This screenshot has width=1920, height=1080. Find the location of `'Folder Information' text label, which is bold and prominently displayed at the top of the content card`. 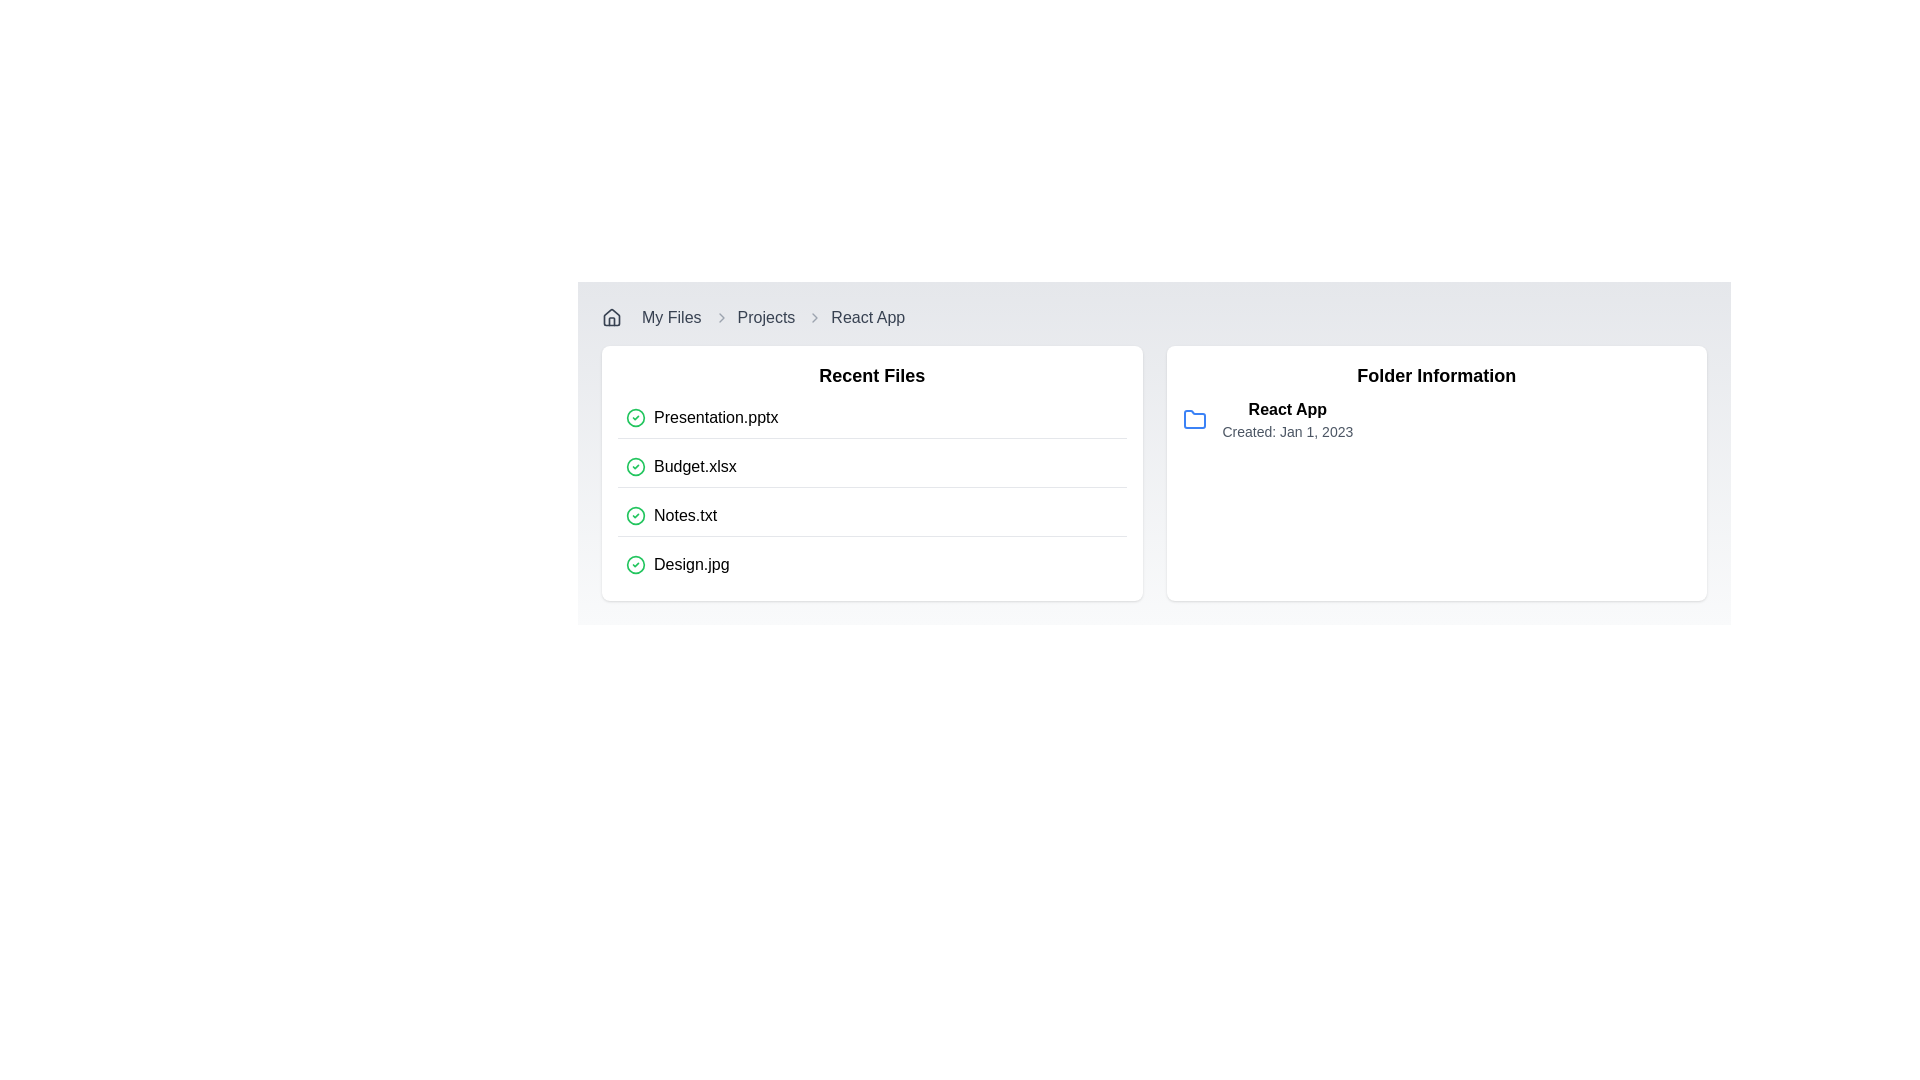

'Folder Information' text label, which is bold and prominently displayed at the top of the content card is located at coordinates (1435, 375).